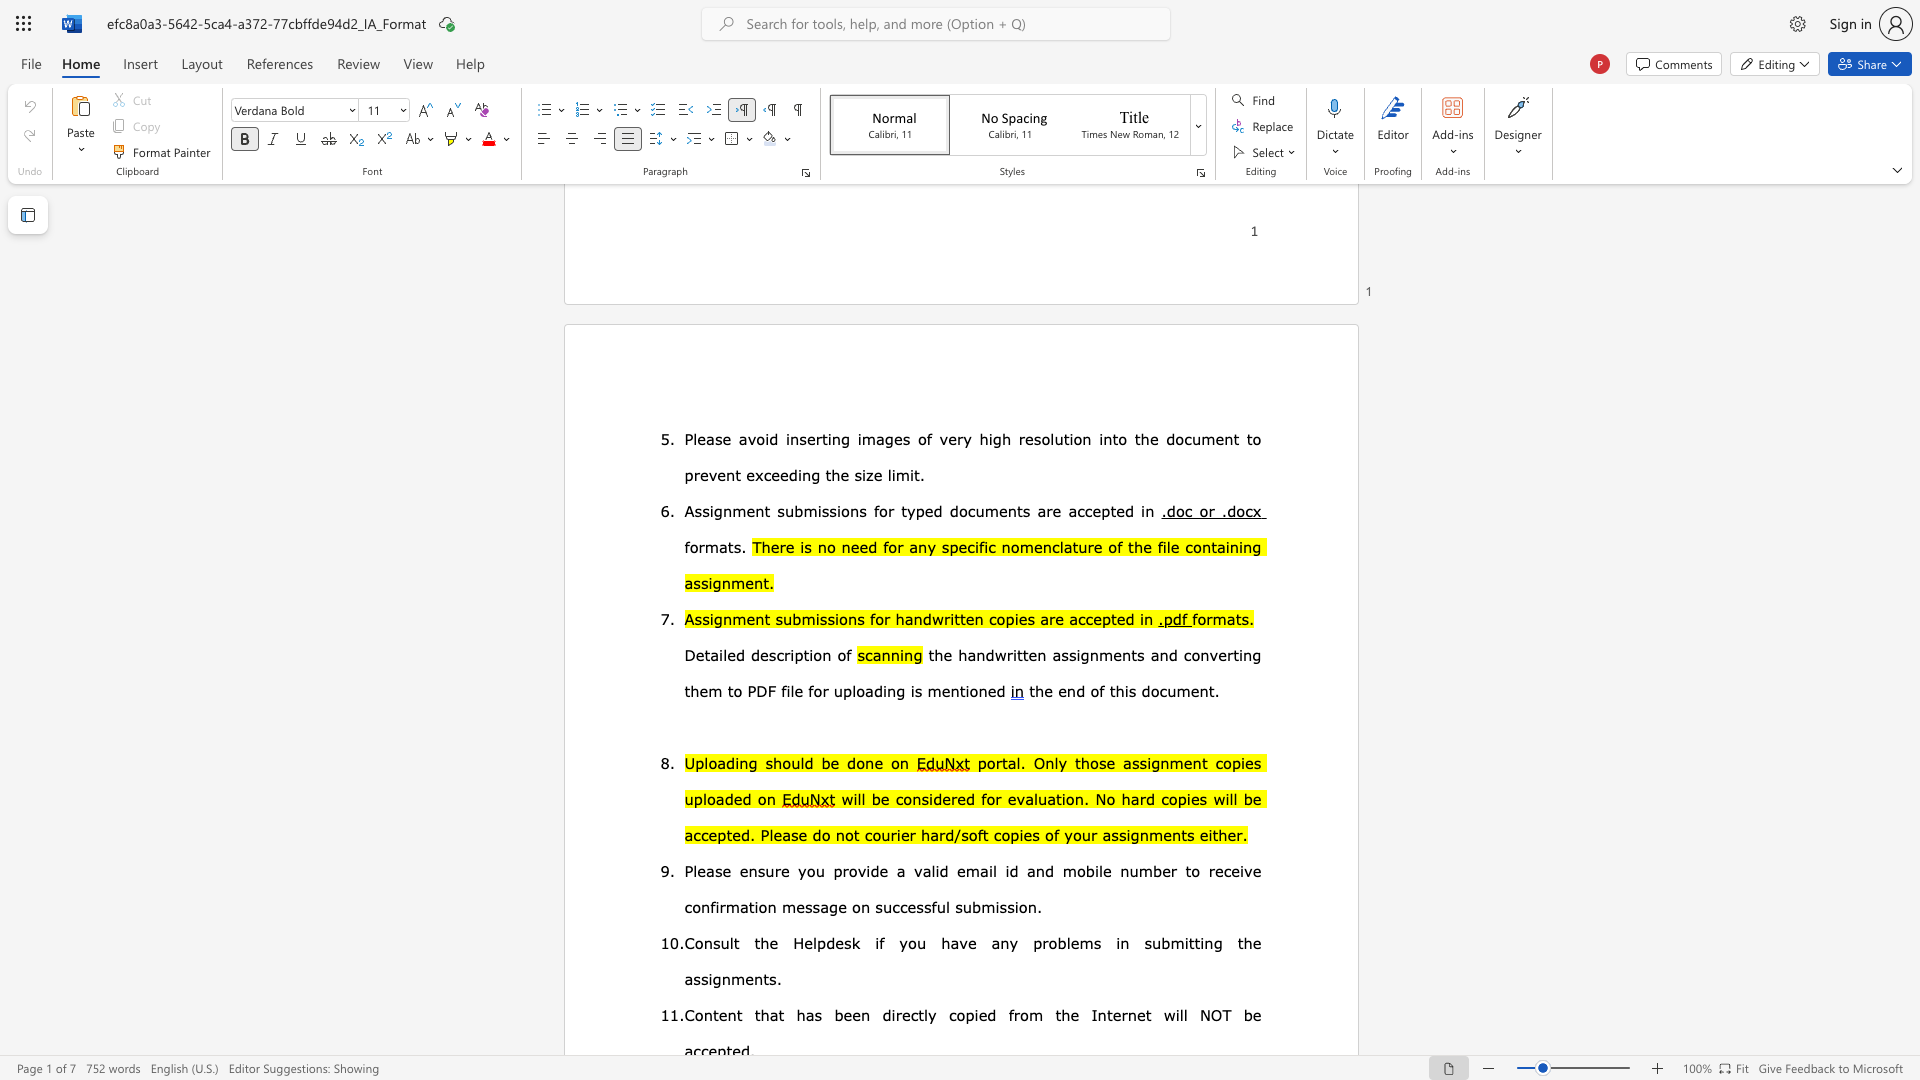 Image resolution: width=1920 pixels, height=1080 pixels. I want to click on the subset text "oblem" within the text "Consult the Helpdesk if you have any problems in", so click(1047, 942).